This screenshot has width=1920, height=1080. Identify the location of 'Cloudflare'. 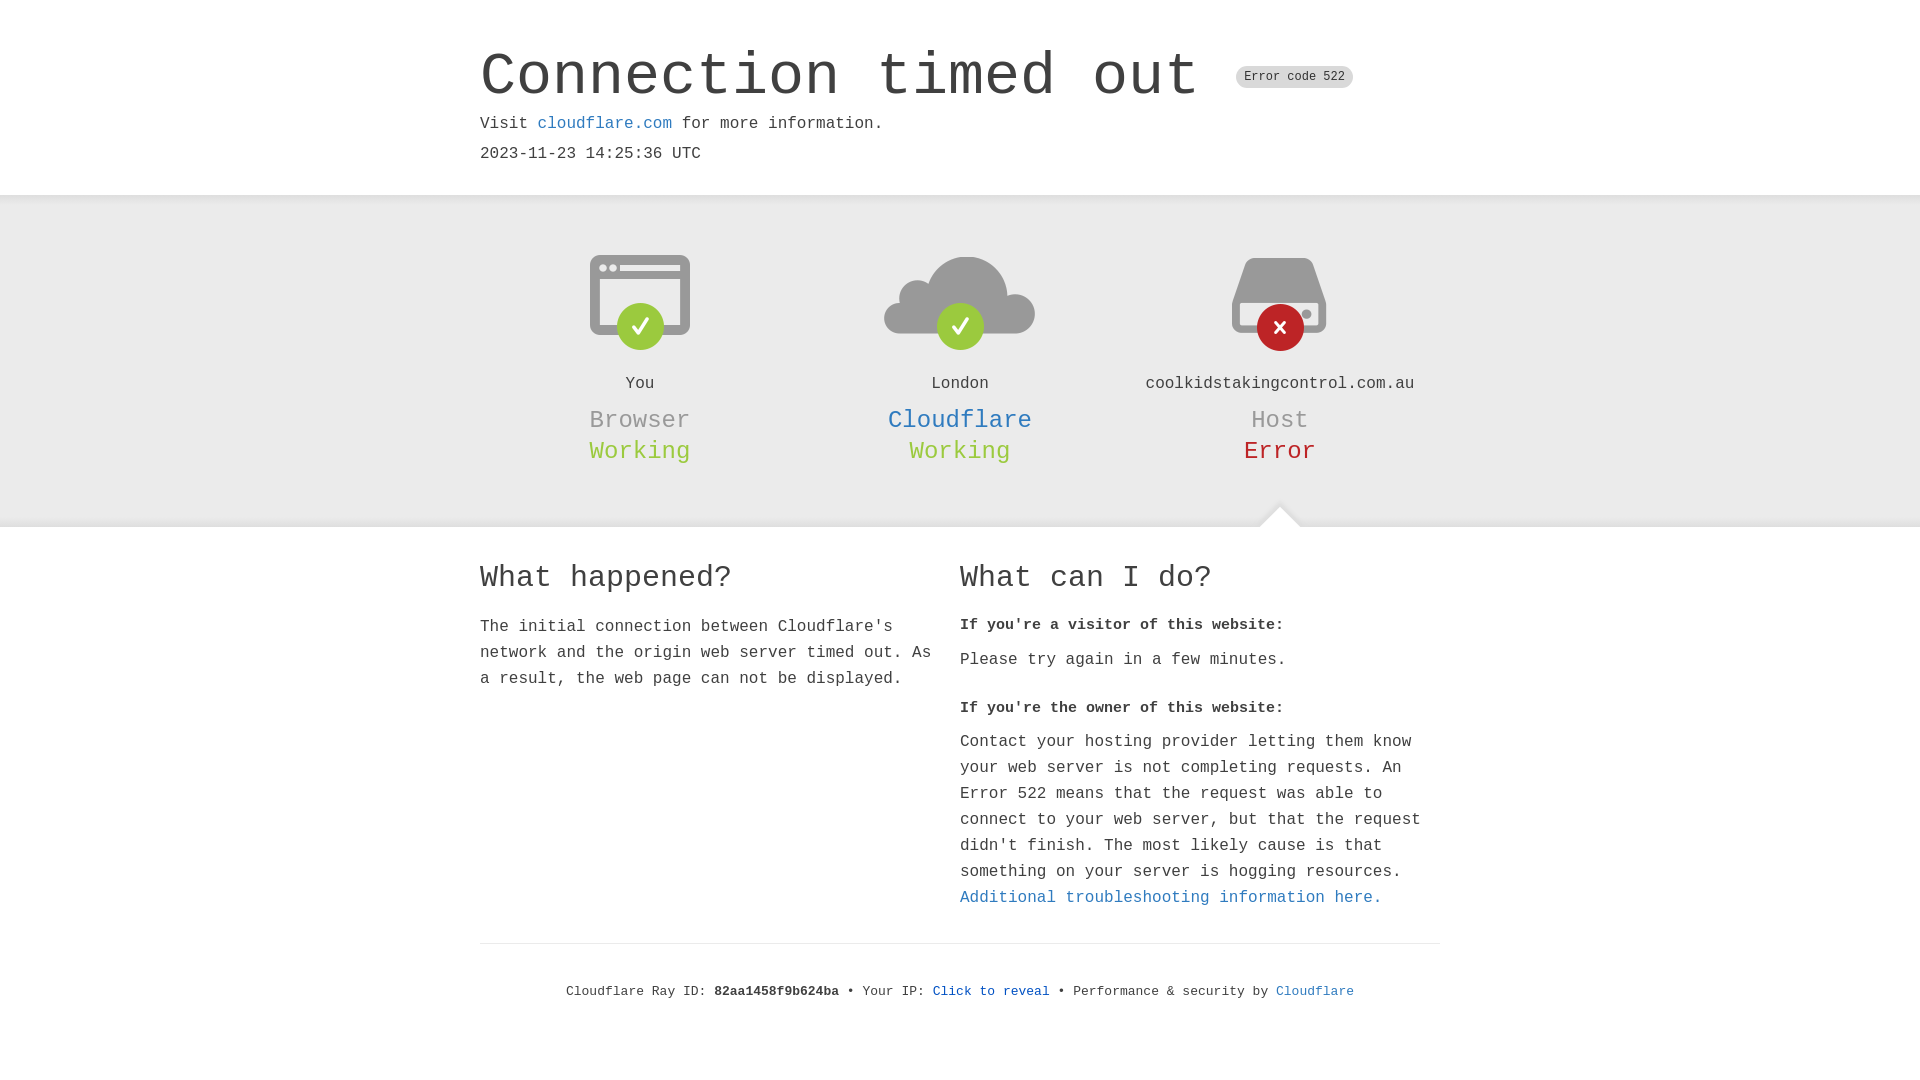
(887, 419).